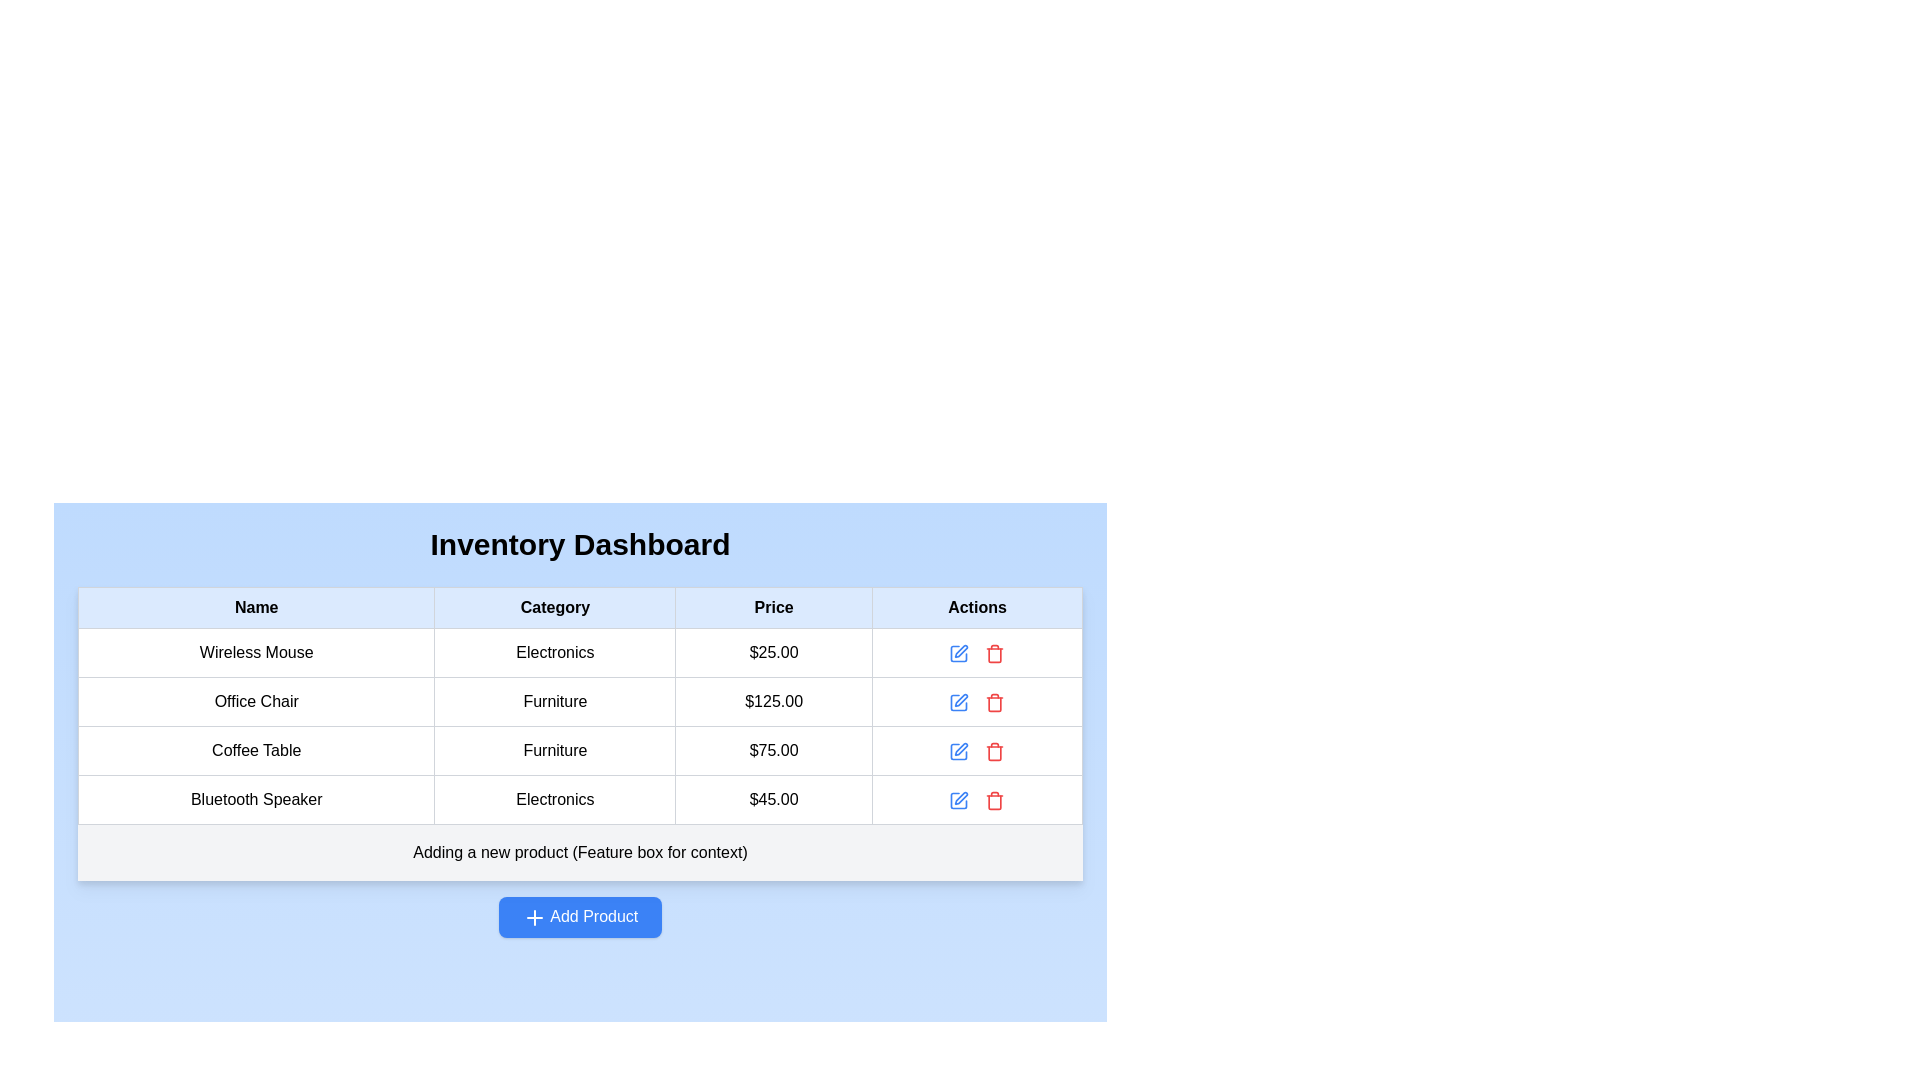 Image resolution: width=1920 pixels, height=1080 pixels. Describe the element at coordinates (958, 701) in the screenshot. I see `the 'pen' or 'edit' icon located in the rightmost column labeled 'Actions' in the second row of the data table to initiate editing` at that location.